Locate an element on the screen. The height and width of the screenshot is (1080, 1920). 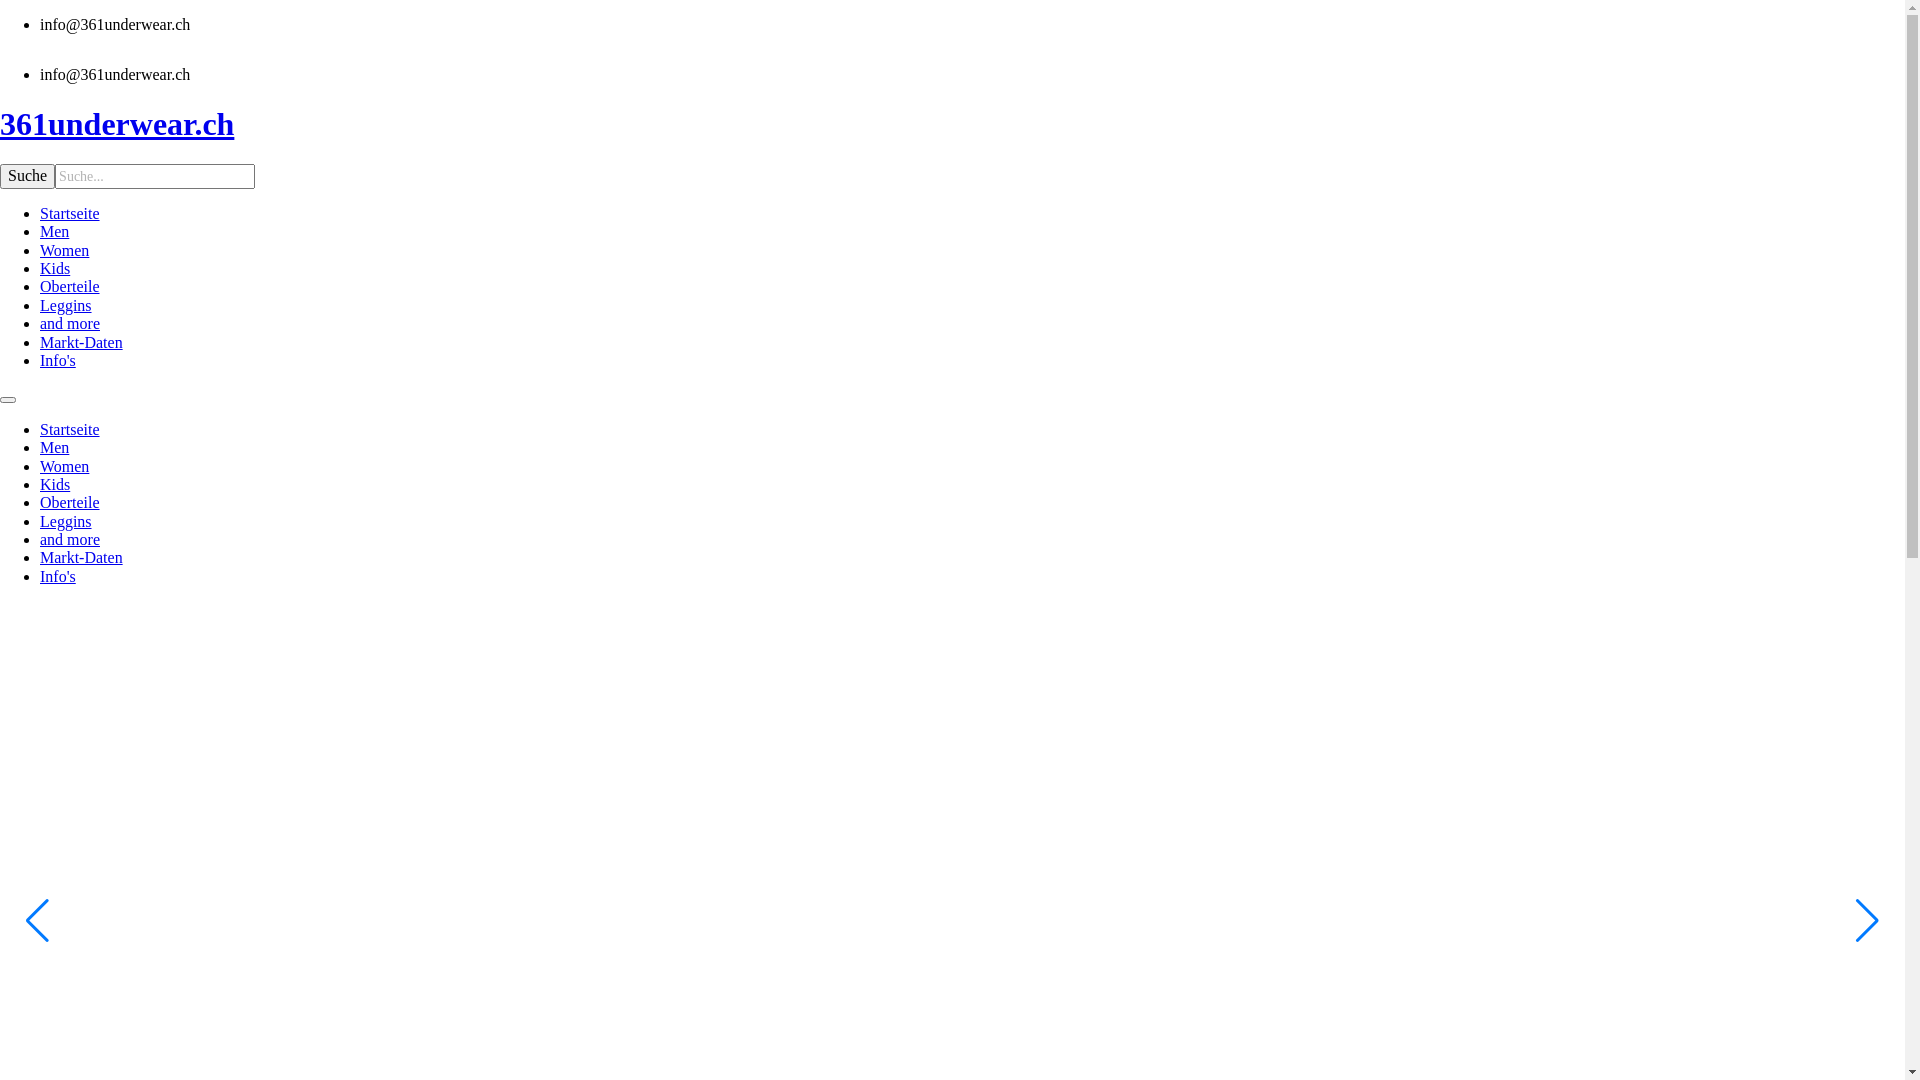
'Info's' is located at coordinates (57, 360).